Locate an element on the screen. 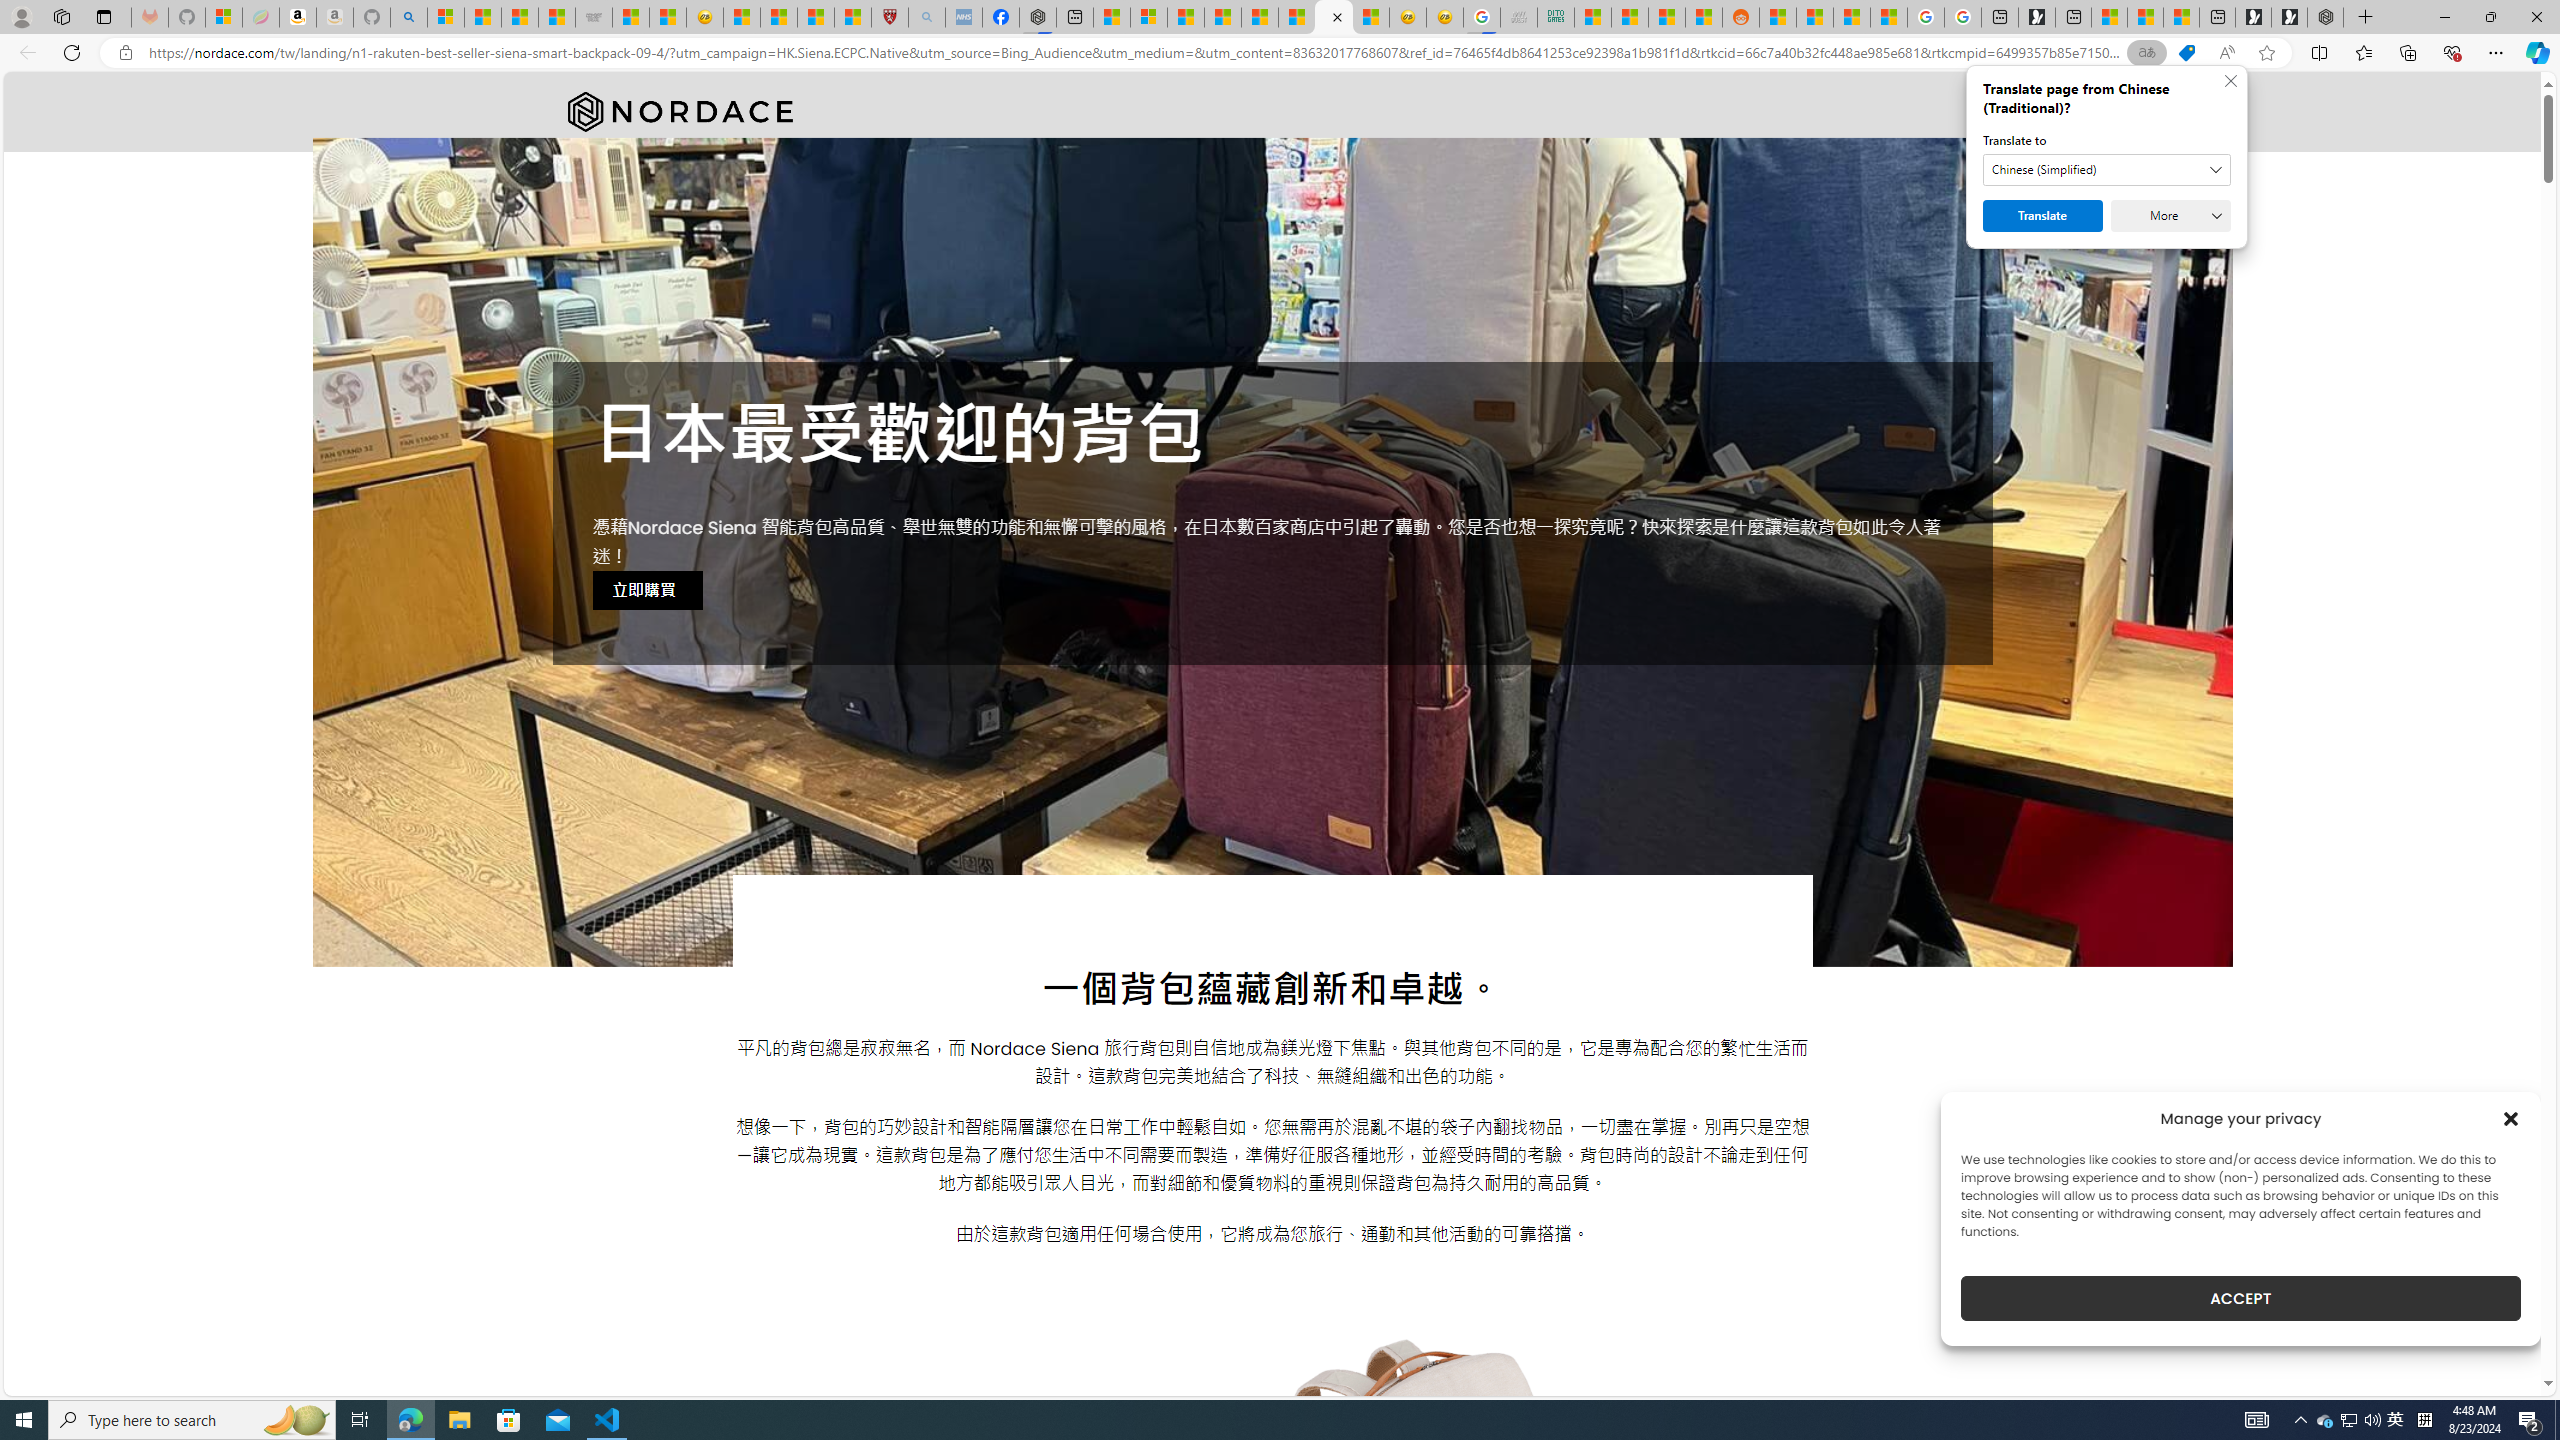  'This site has coupons! Shopping in Microsoft Edge' is located at coordinates (2185, 53).